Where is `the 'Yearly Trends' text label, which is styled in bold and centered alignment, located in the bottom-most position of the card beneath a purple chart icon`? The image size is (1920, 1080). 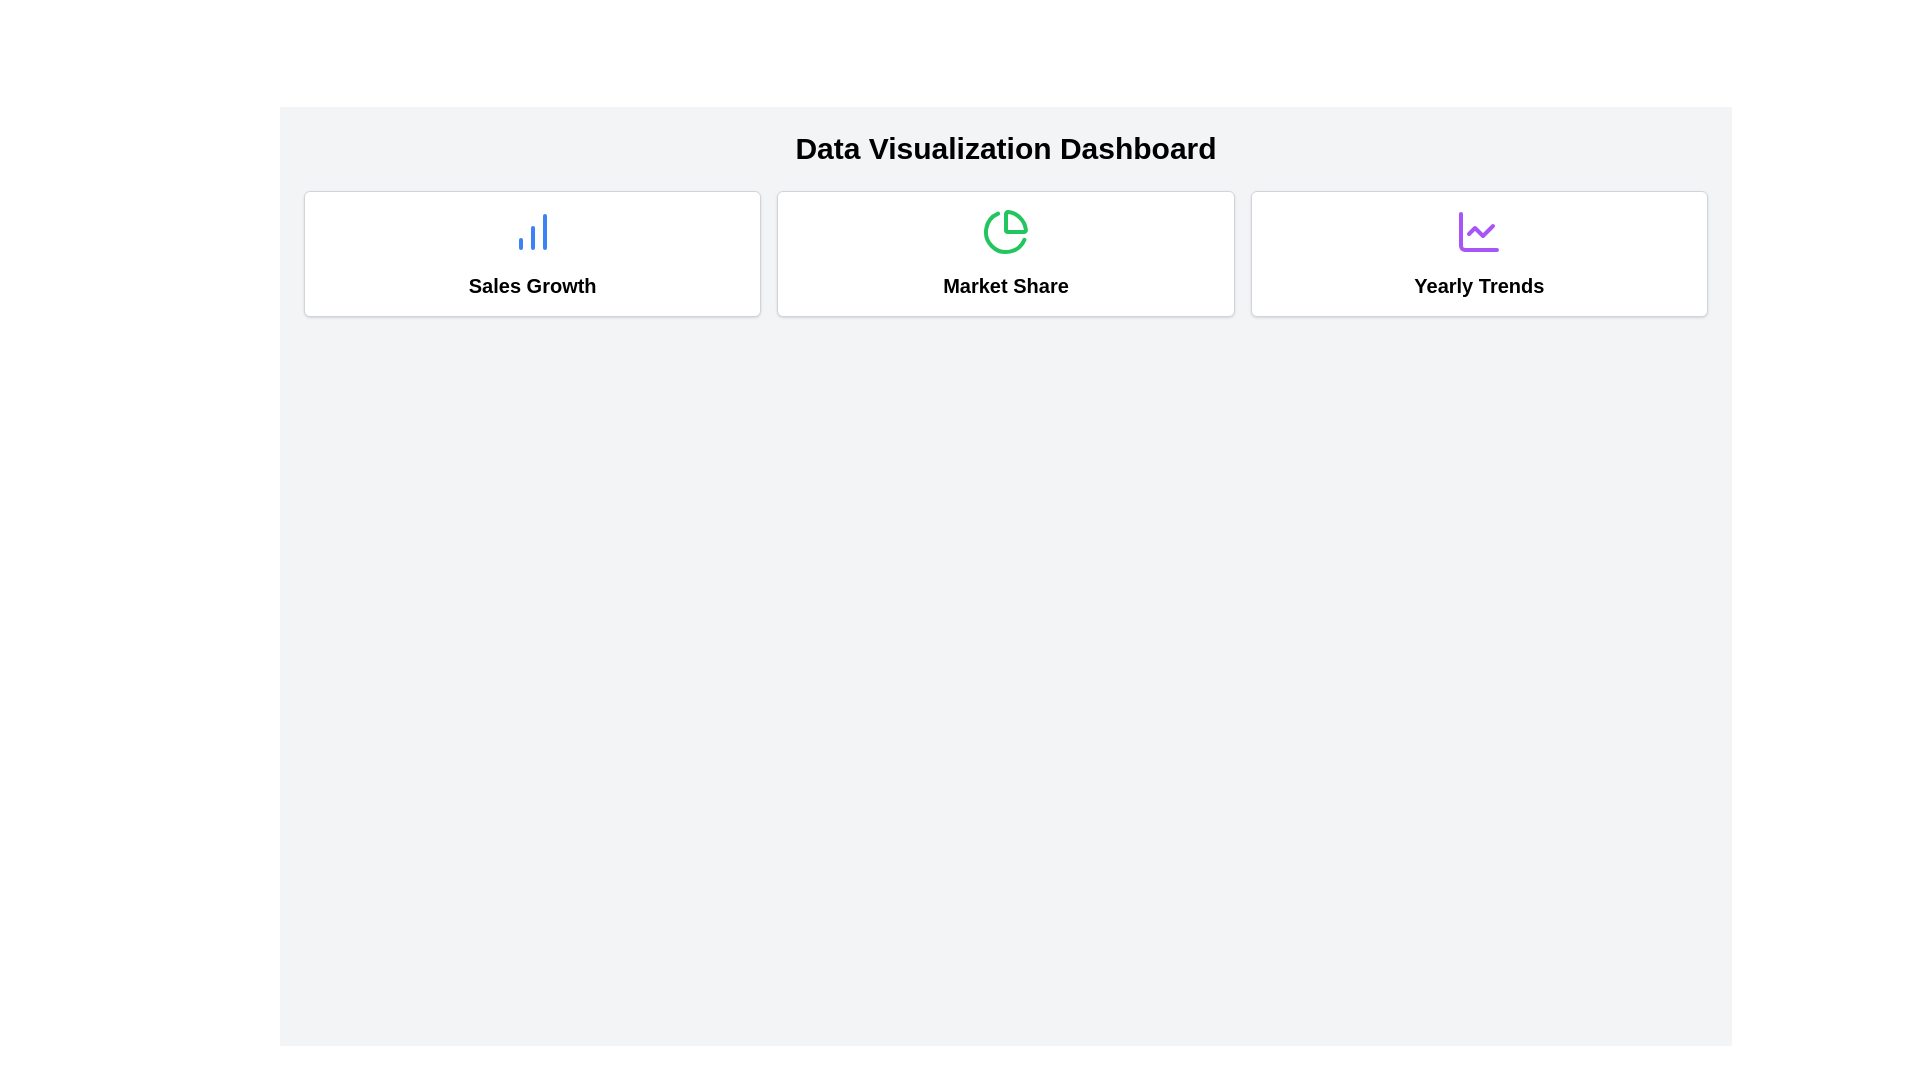 the 'Yearly Trends' text label, which is styled in bold and centered alignment, located in the bottom-most position of the card beneath a purple chart icon is located at coordinates (1479, 285).